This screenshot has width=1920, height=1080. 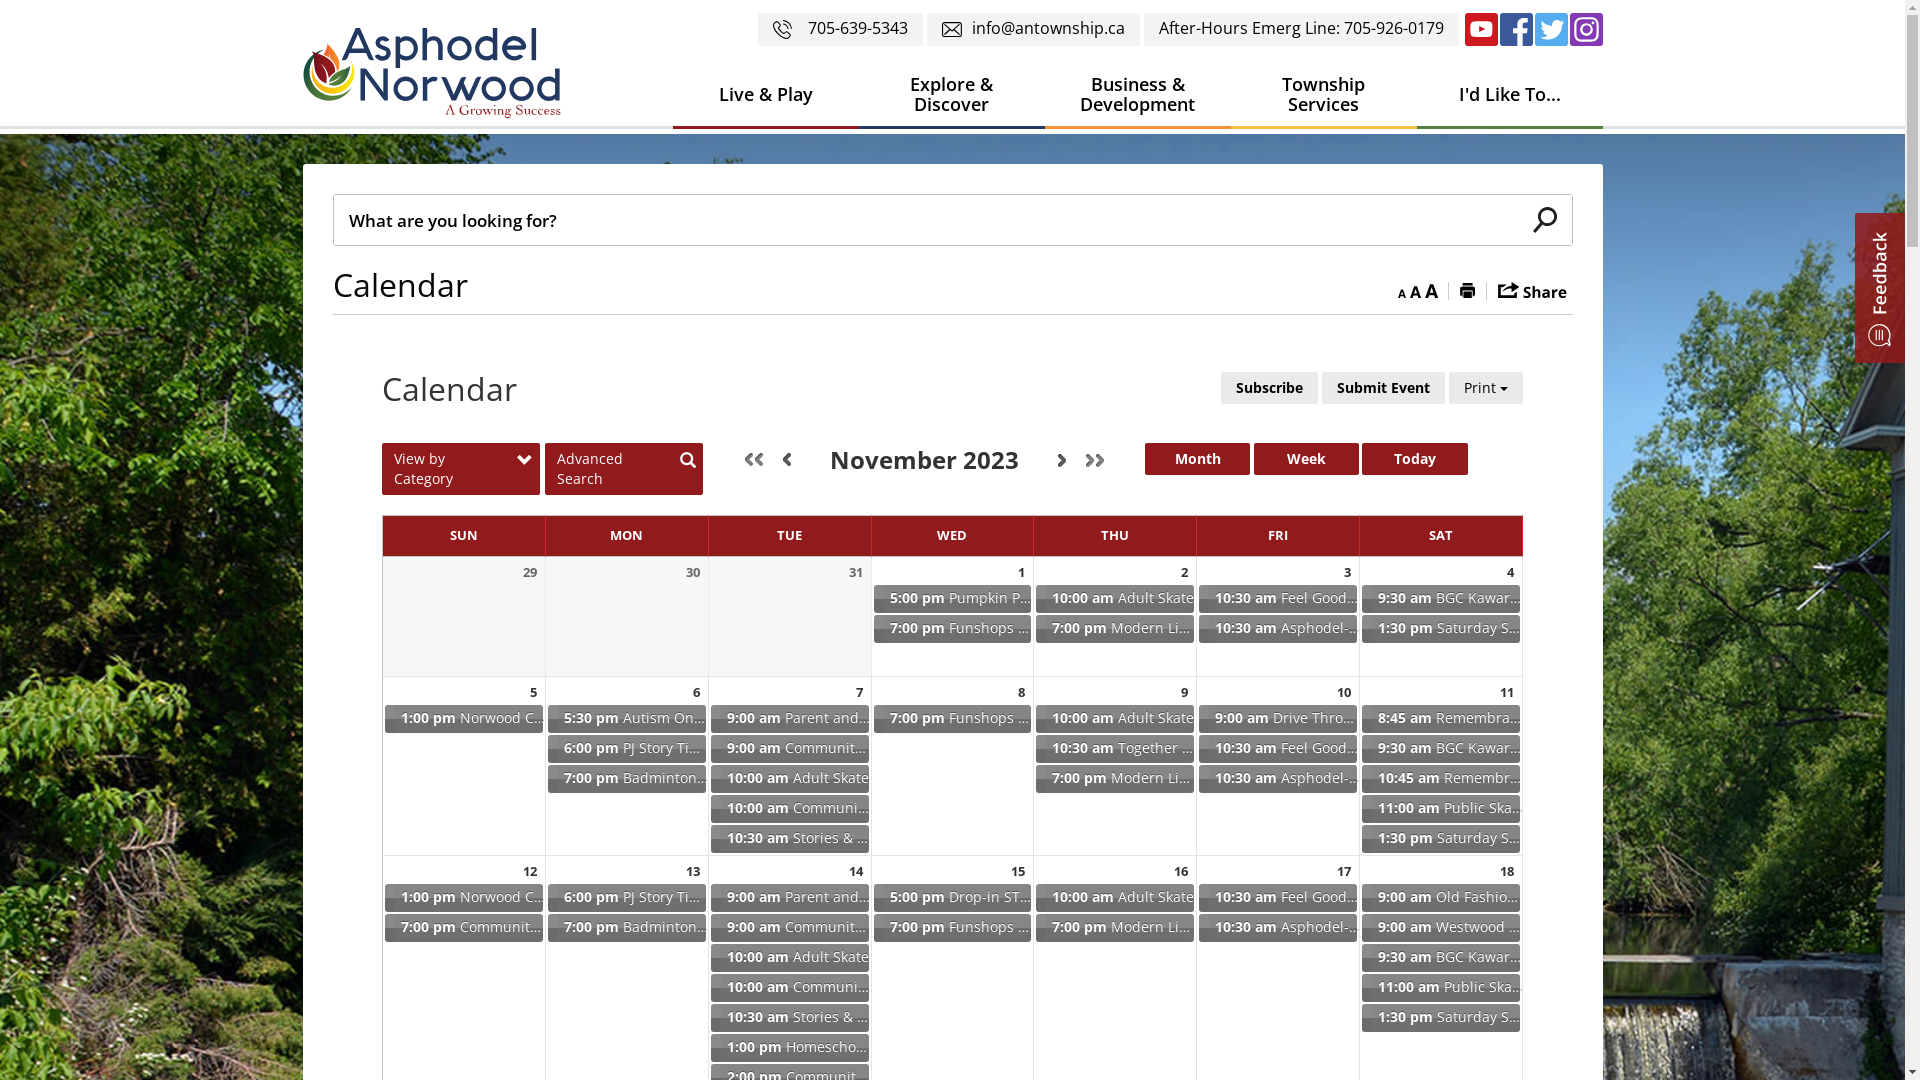 What do you see at coordinates (789, 839) in the screenshot?
I see `'10:30 am Stories & More with Ms. Trish'` at bounding box center [789, 839].